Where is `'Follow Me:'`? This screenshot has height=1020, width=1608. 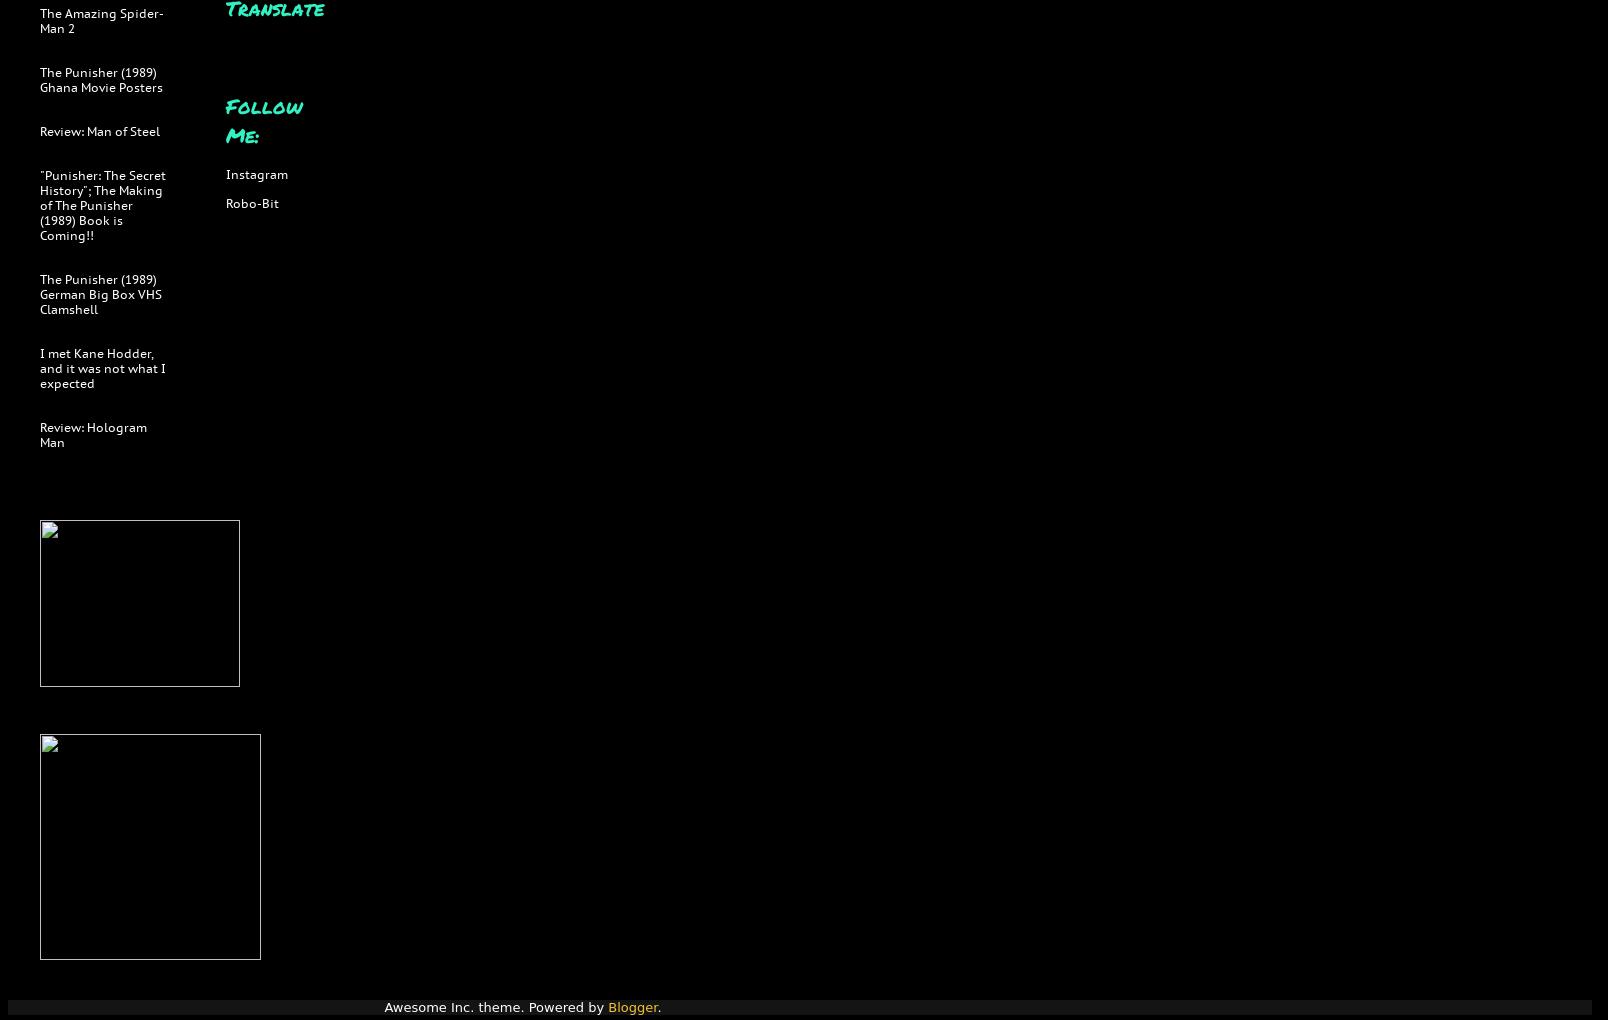
'Follow Me:' is located at coordinates (263, 118).